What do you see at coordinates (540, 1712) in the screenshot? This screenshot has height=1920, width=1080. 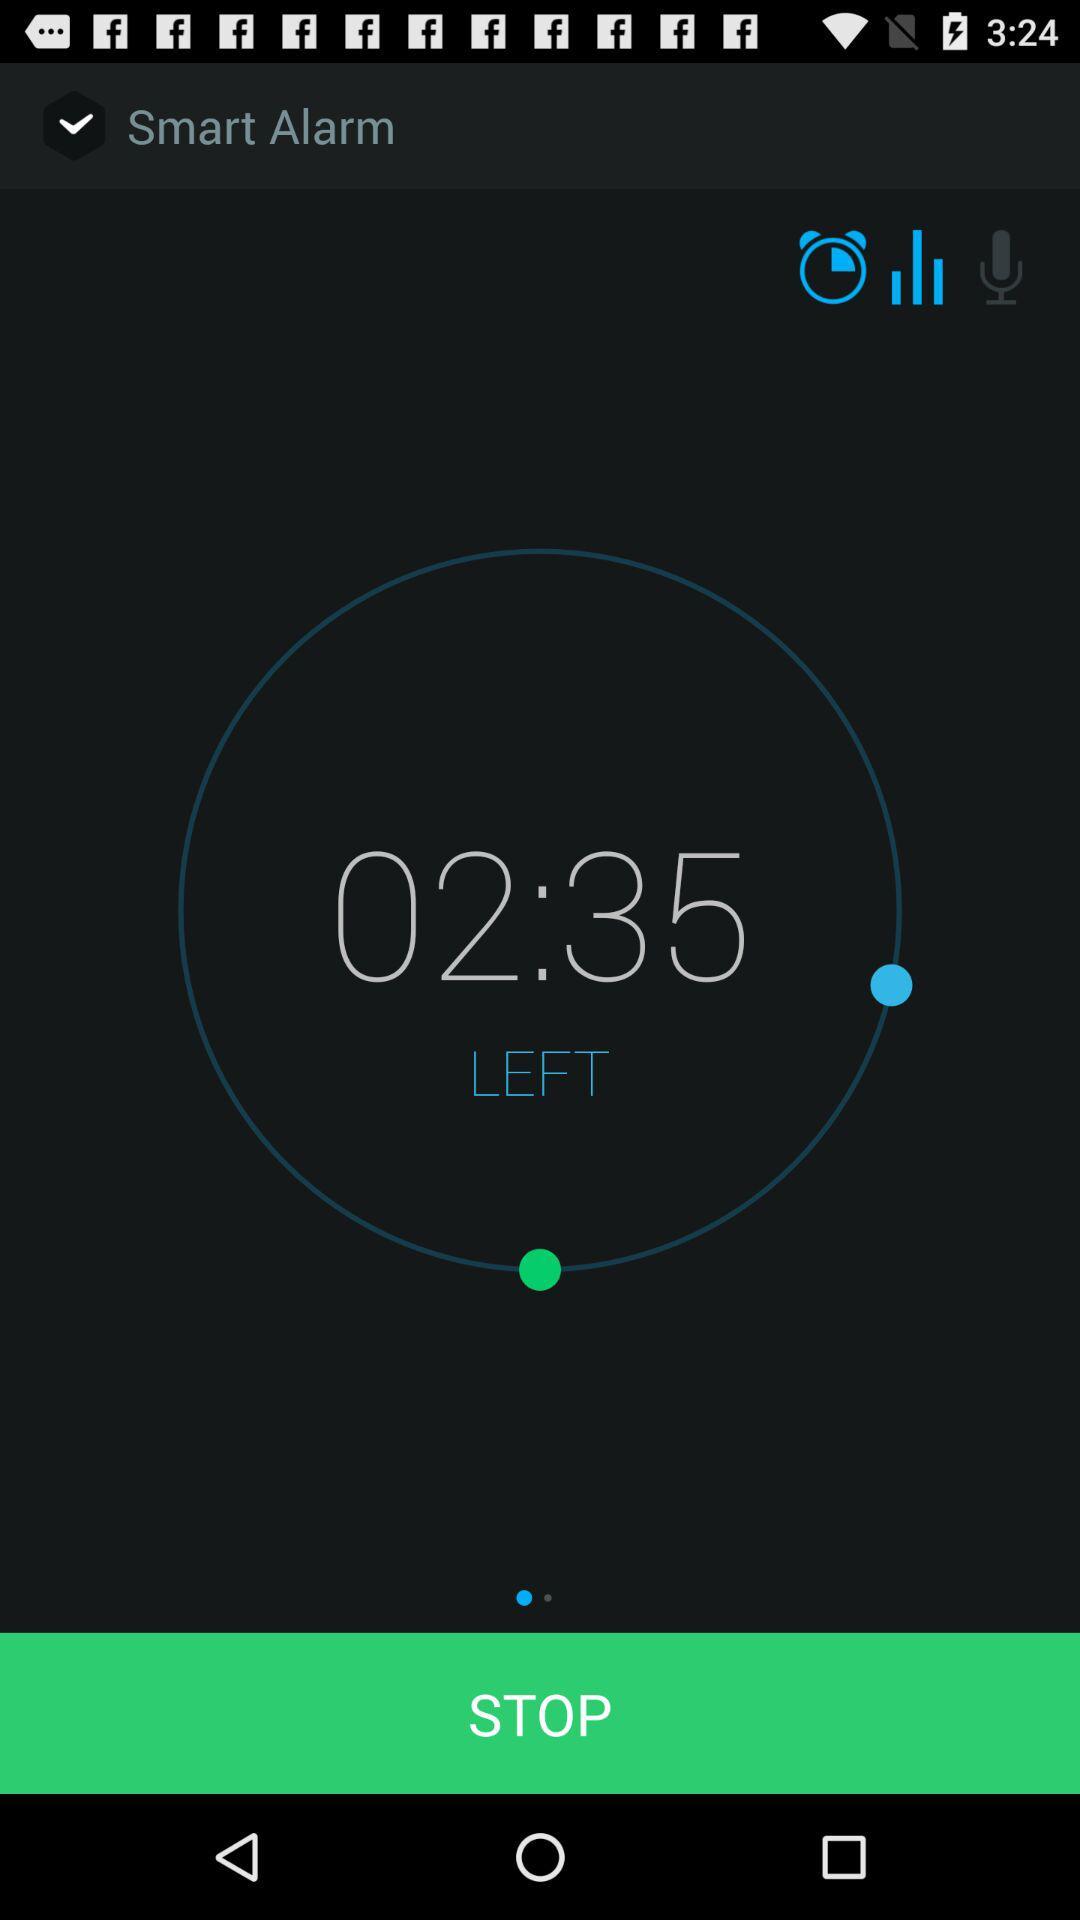 I see `the stop item` at bounding box center [540, 1712].